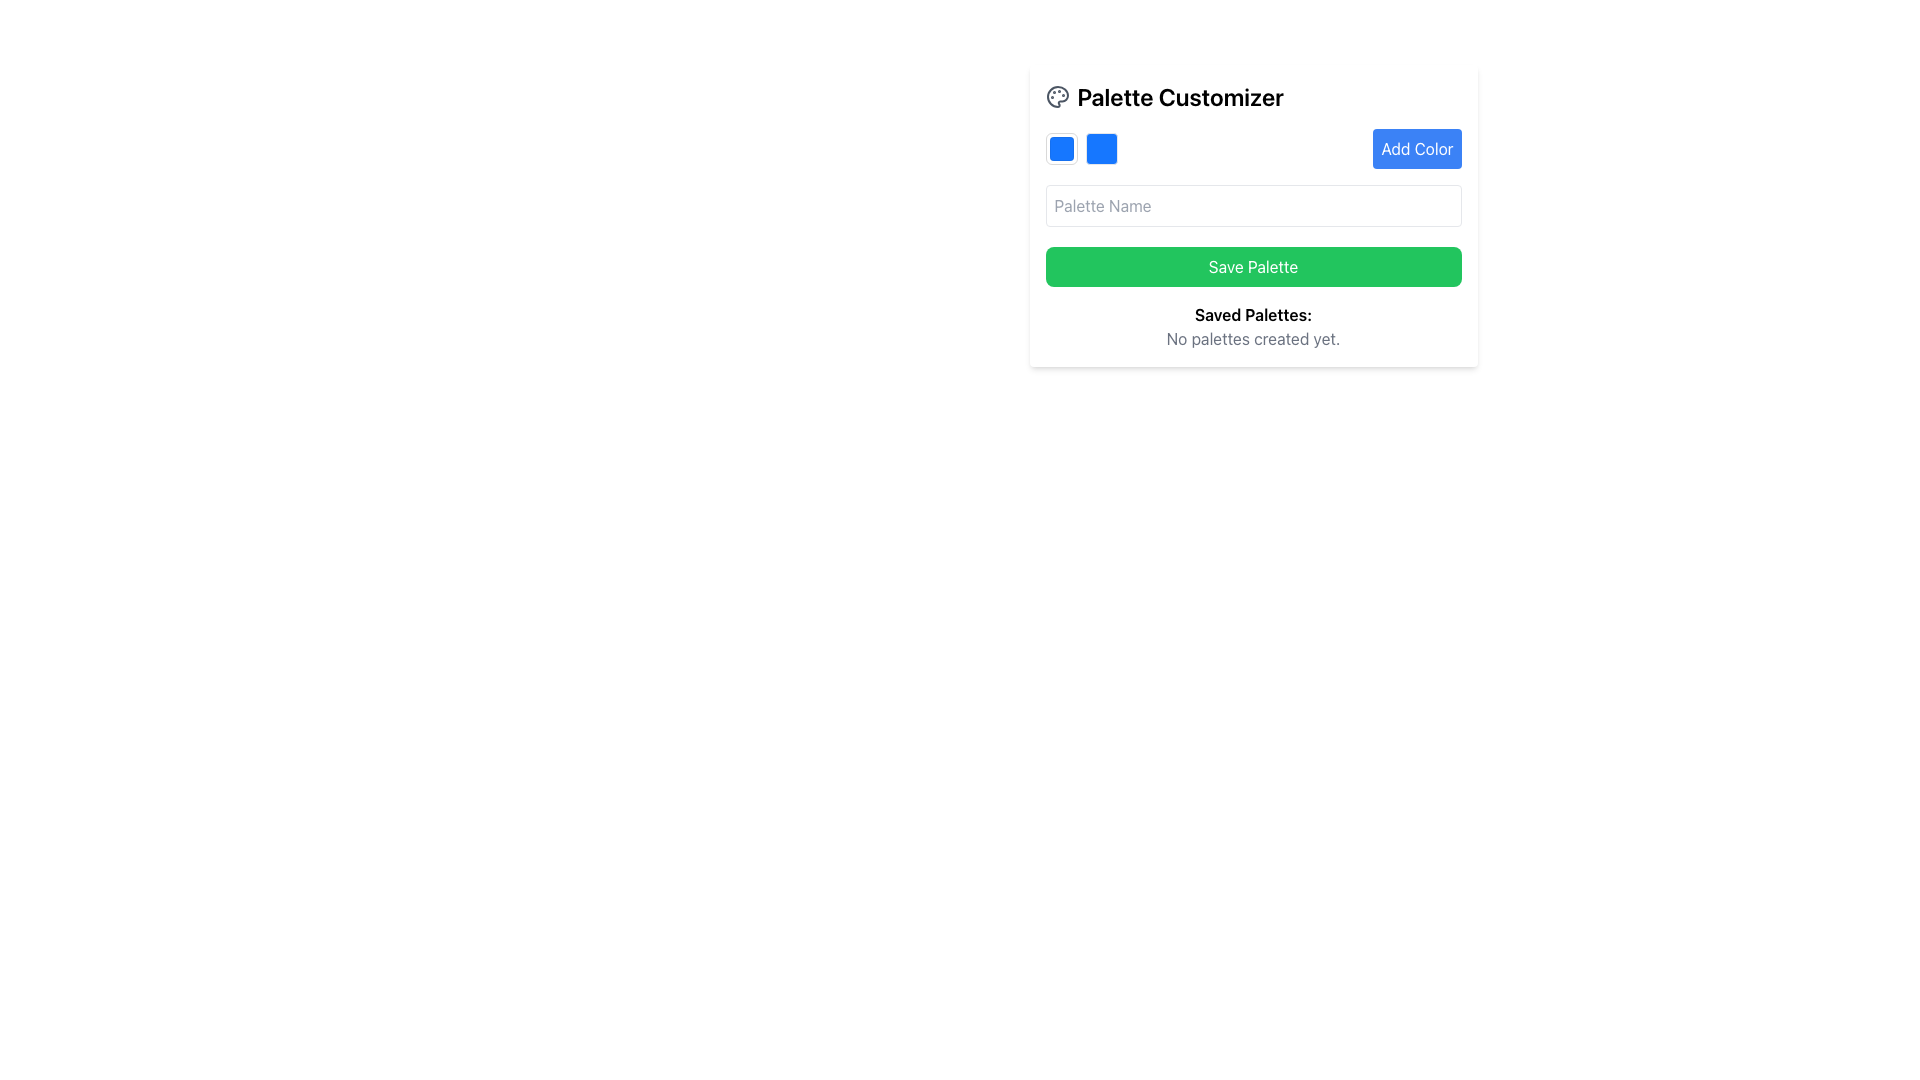 The width and height of the screenshot is (1920, 1080). Describe the element at coordinates (1060, 148) in the screenshot. I see `the Color Picker Button located in the header section of the 'Palette Customizer' widget` at that location.